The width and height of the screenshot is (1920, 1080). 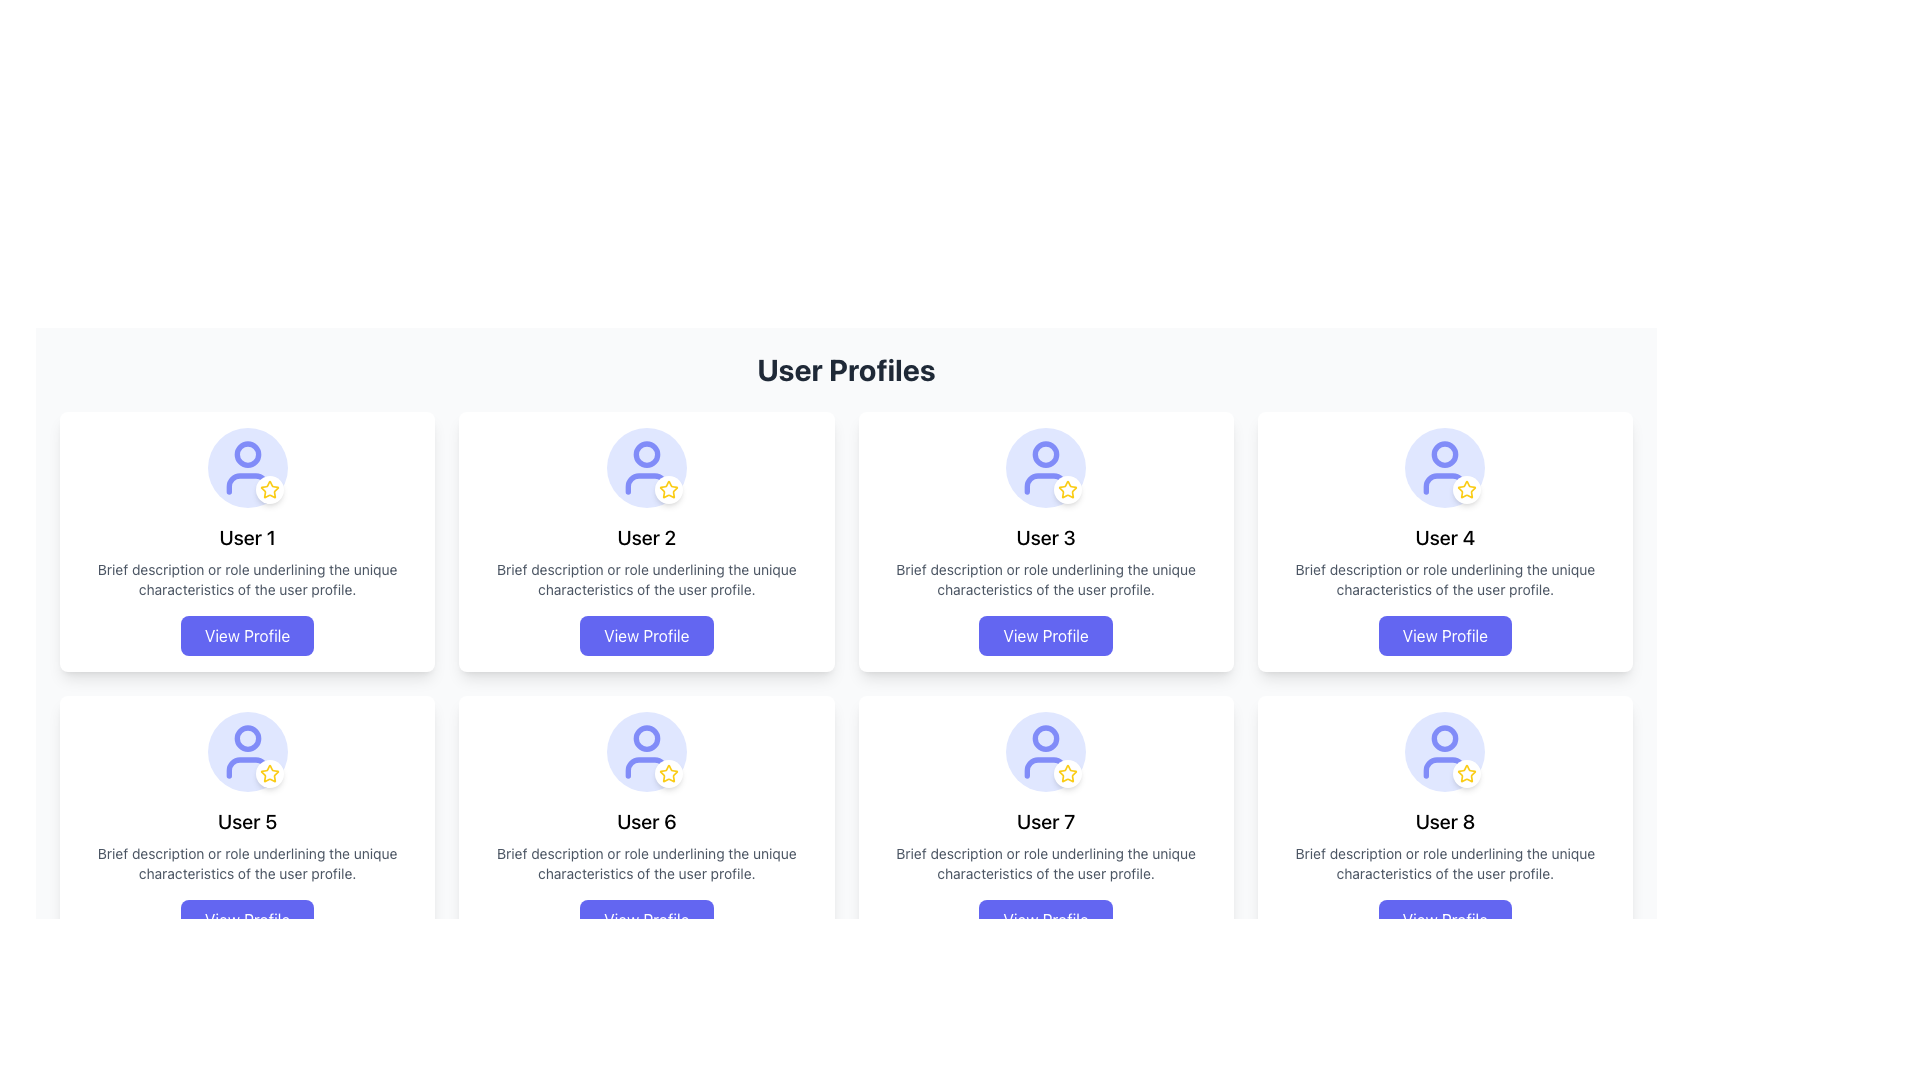 I want to click on the star icon in the bottom-right corner of the user profile card labeled 'User 4', so click(x=1467, y=489).